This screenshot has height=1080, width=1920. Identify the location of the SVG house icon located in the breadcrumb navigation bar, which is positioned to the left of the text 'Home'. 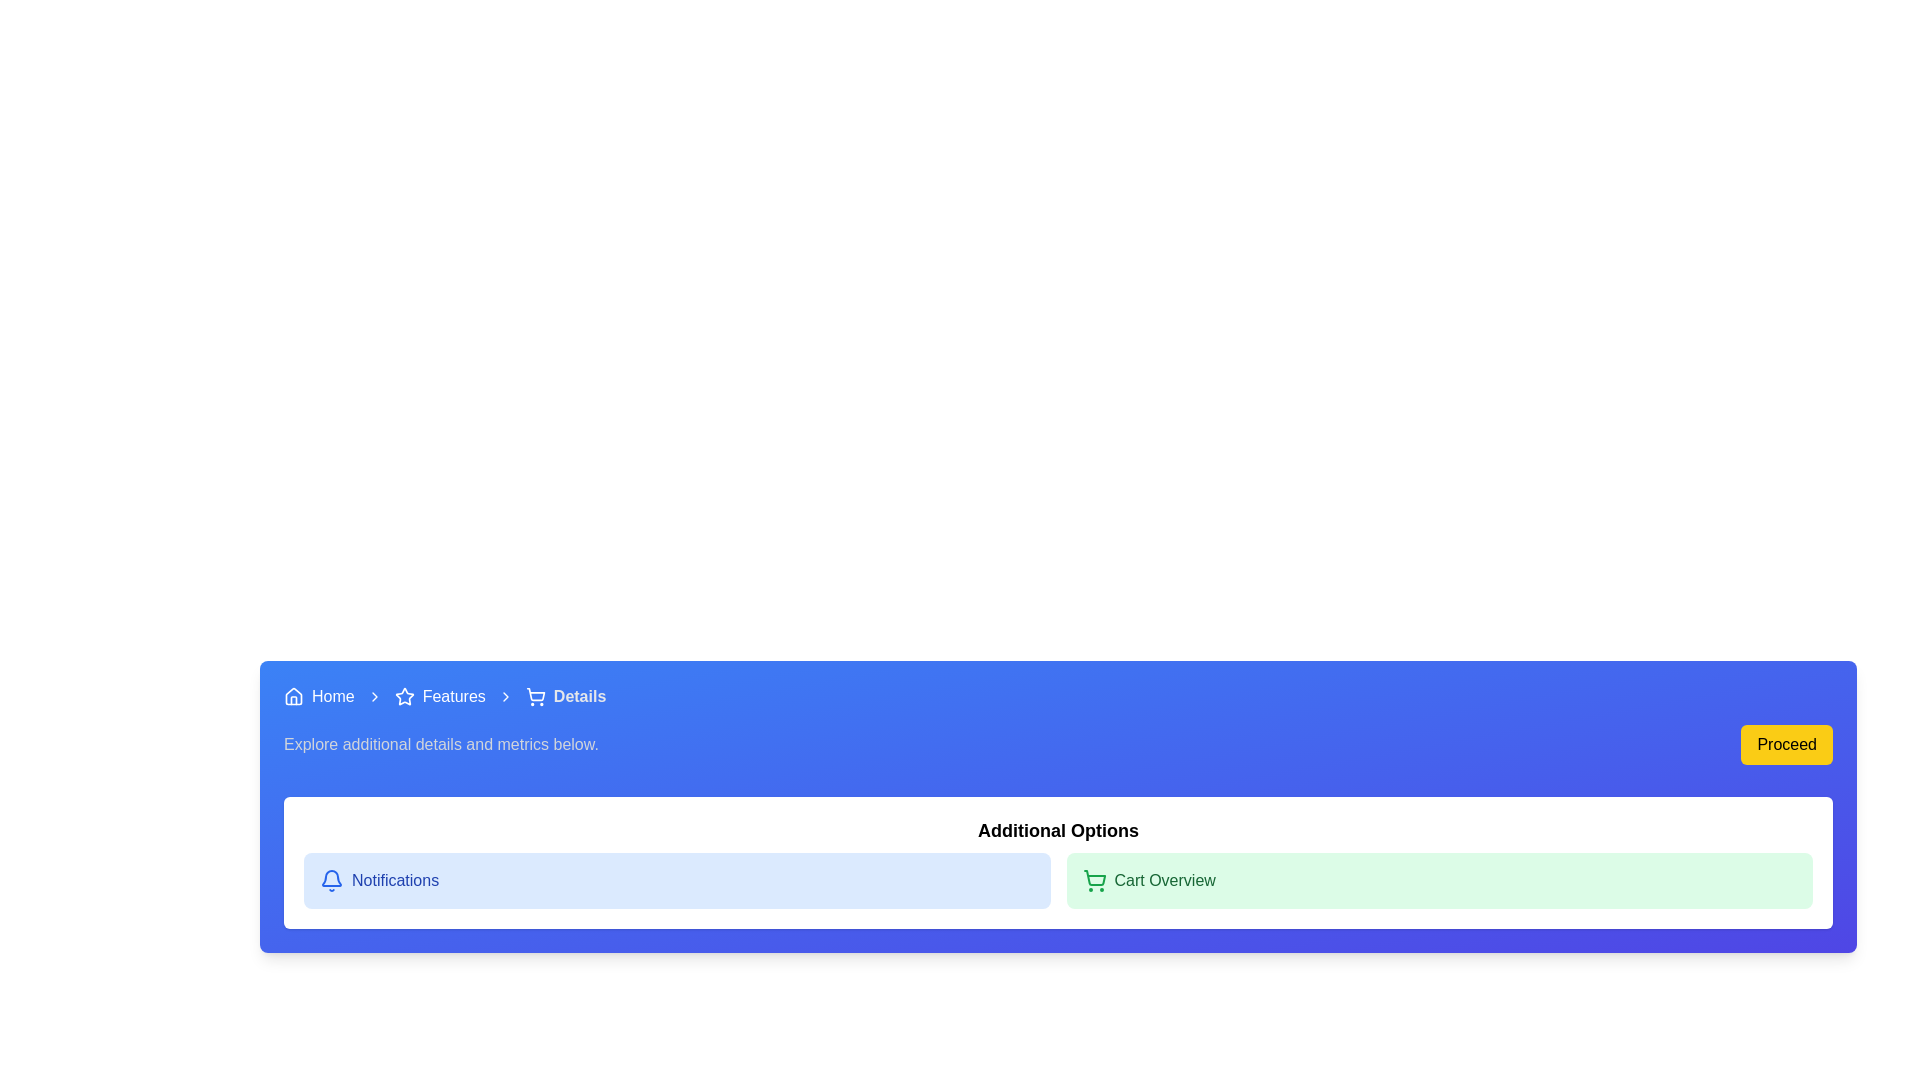
(292, 696).